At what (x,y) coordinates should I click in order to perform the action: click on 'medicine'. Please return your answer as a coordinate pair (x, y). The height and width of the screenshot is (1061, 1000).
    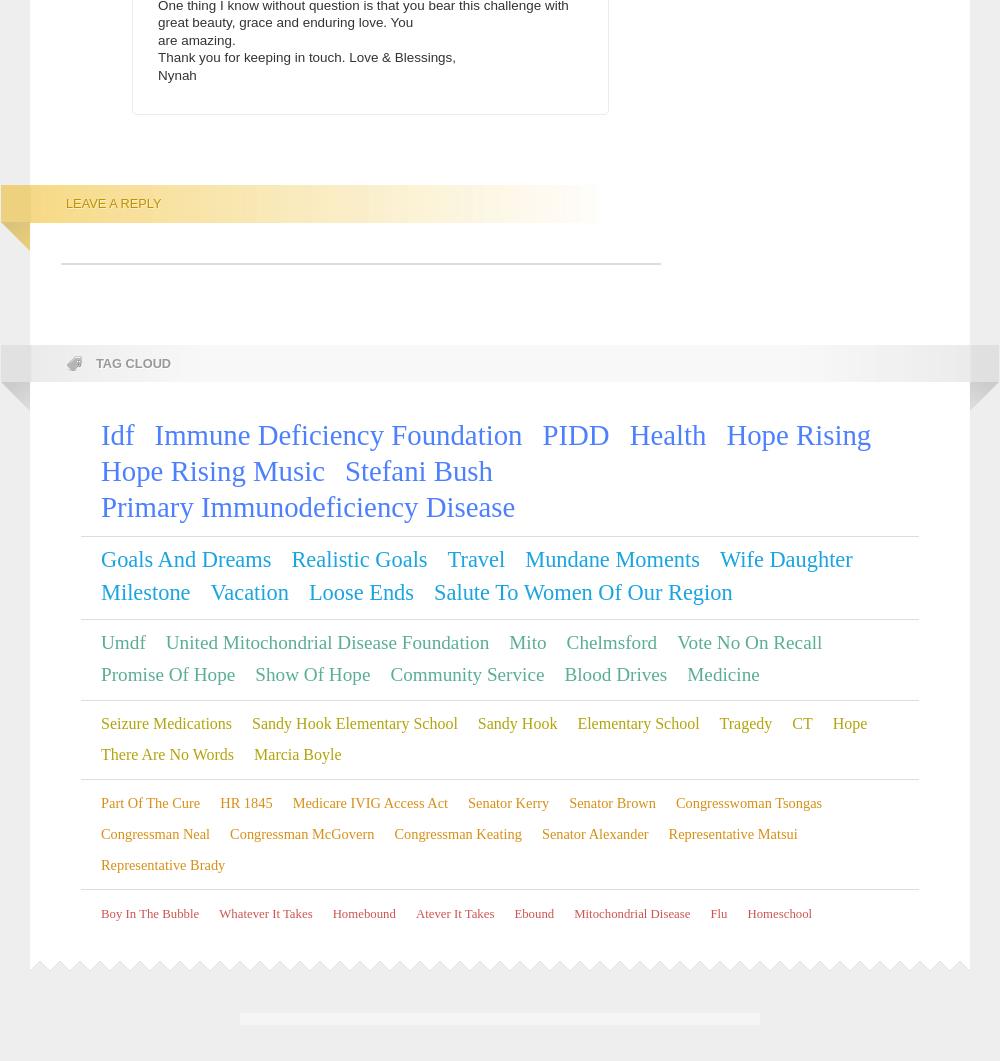
    Looking at the image, I should click on (687, 673).